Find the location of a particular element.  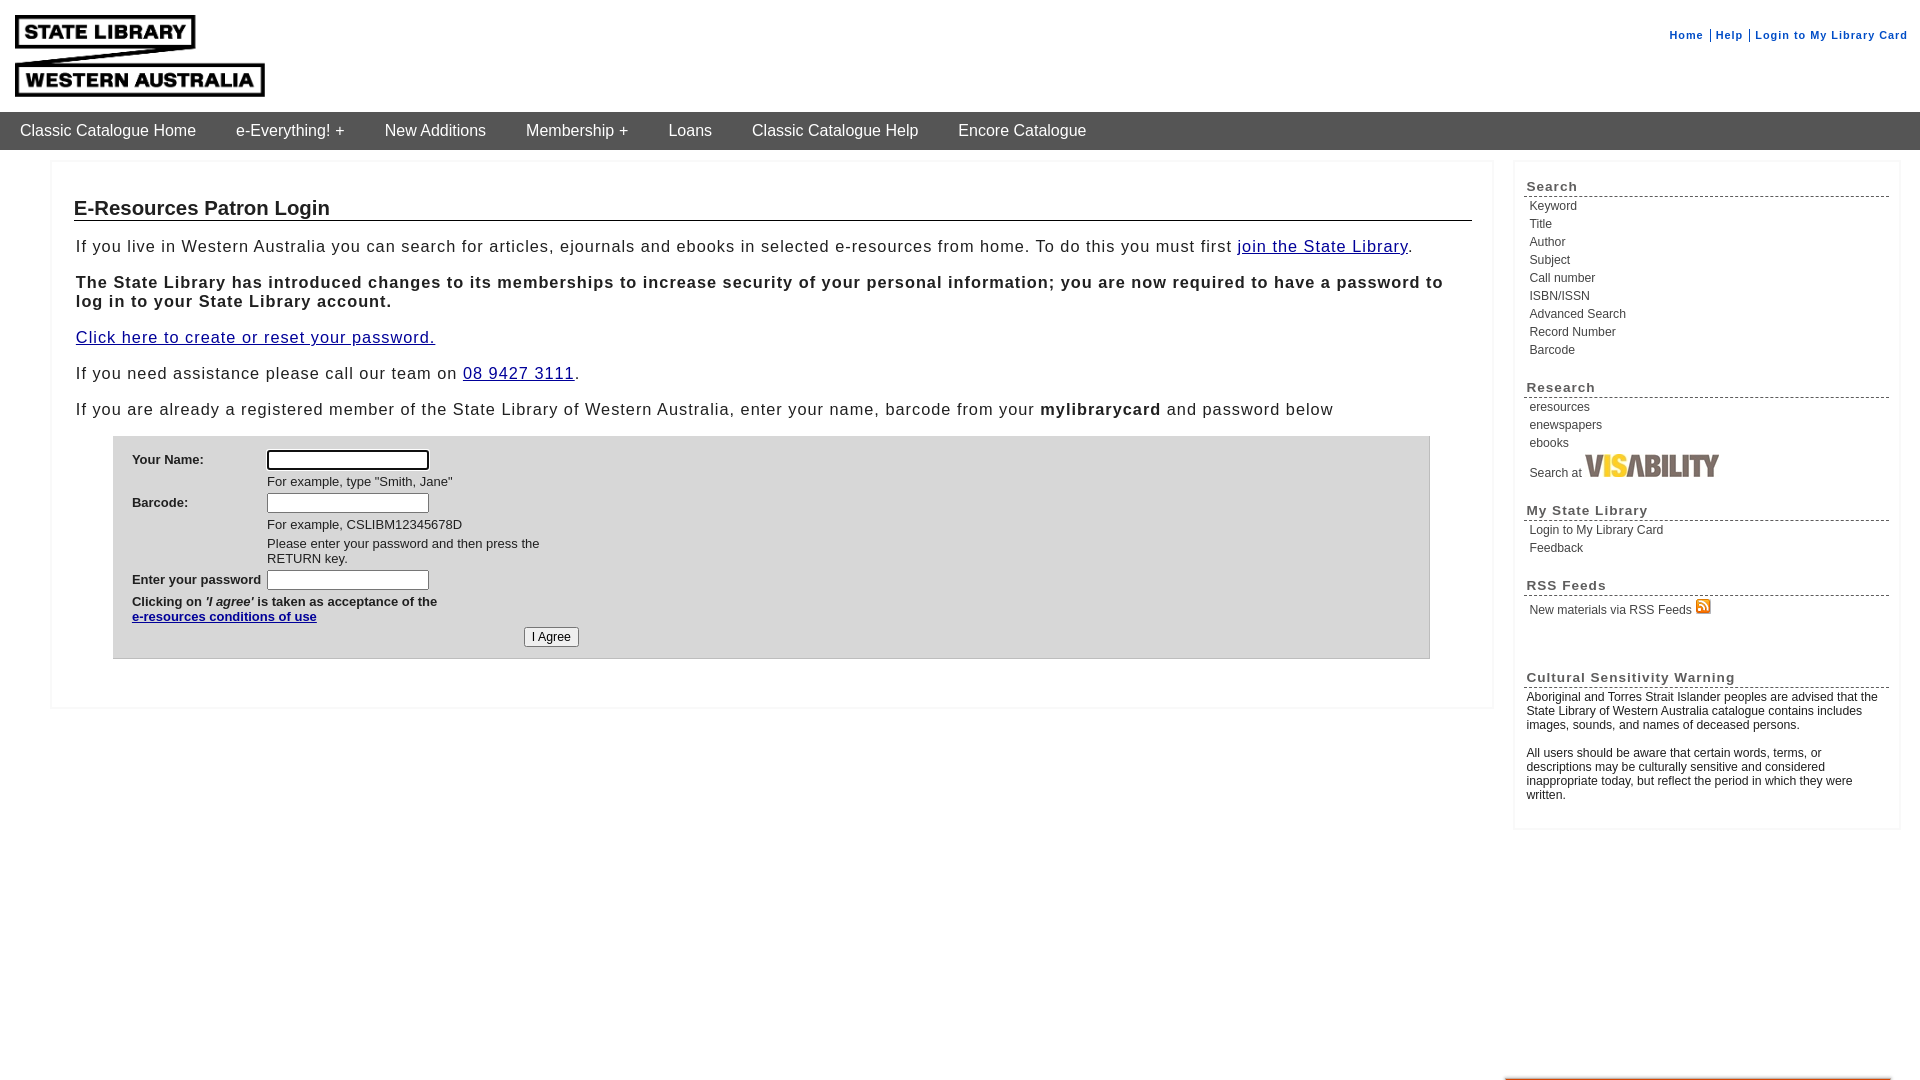

'join the State Library' is located at coordinates (1236, 245).